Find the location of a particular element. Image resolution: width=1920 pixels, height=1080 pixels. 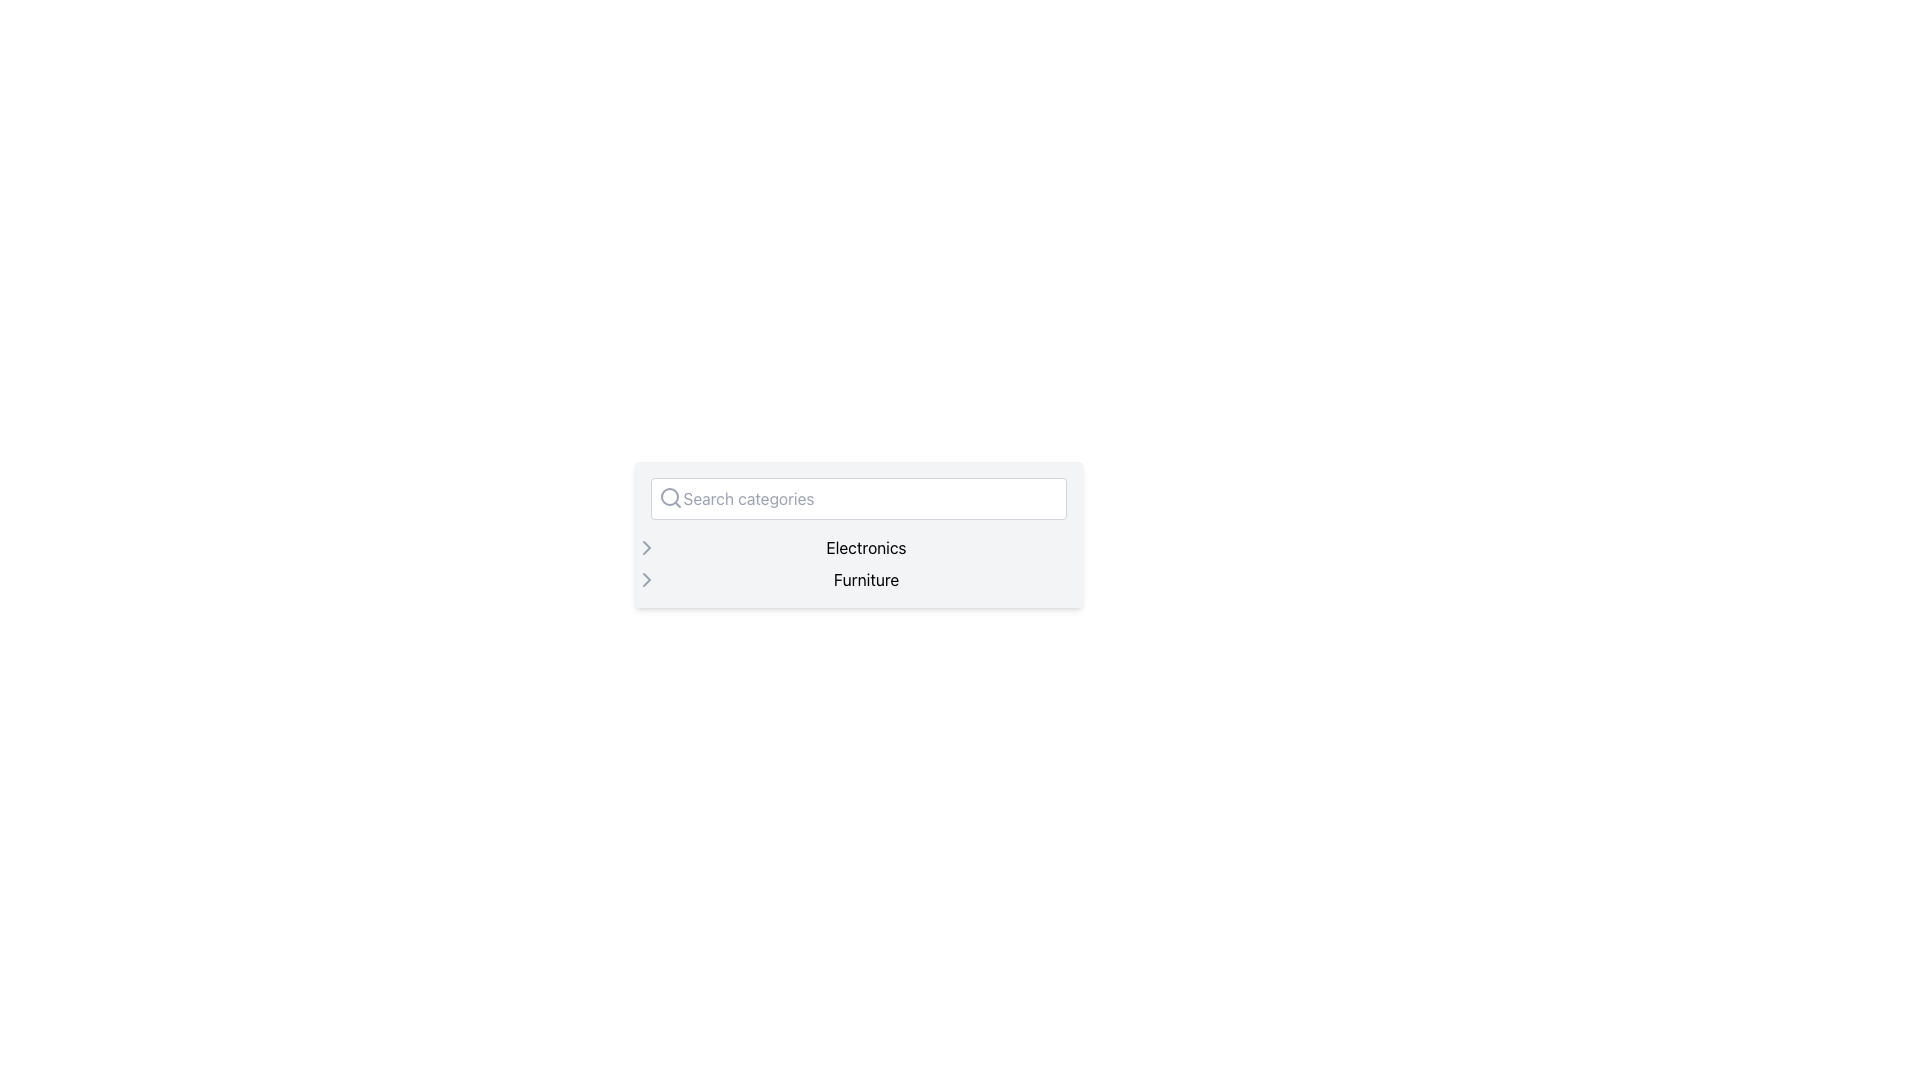

the right-pointing chevron icon button, which is styled in medium gray and located to the left of the text 'Furniture' in the categories list is located at coordinates (646, 579).